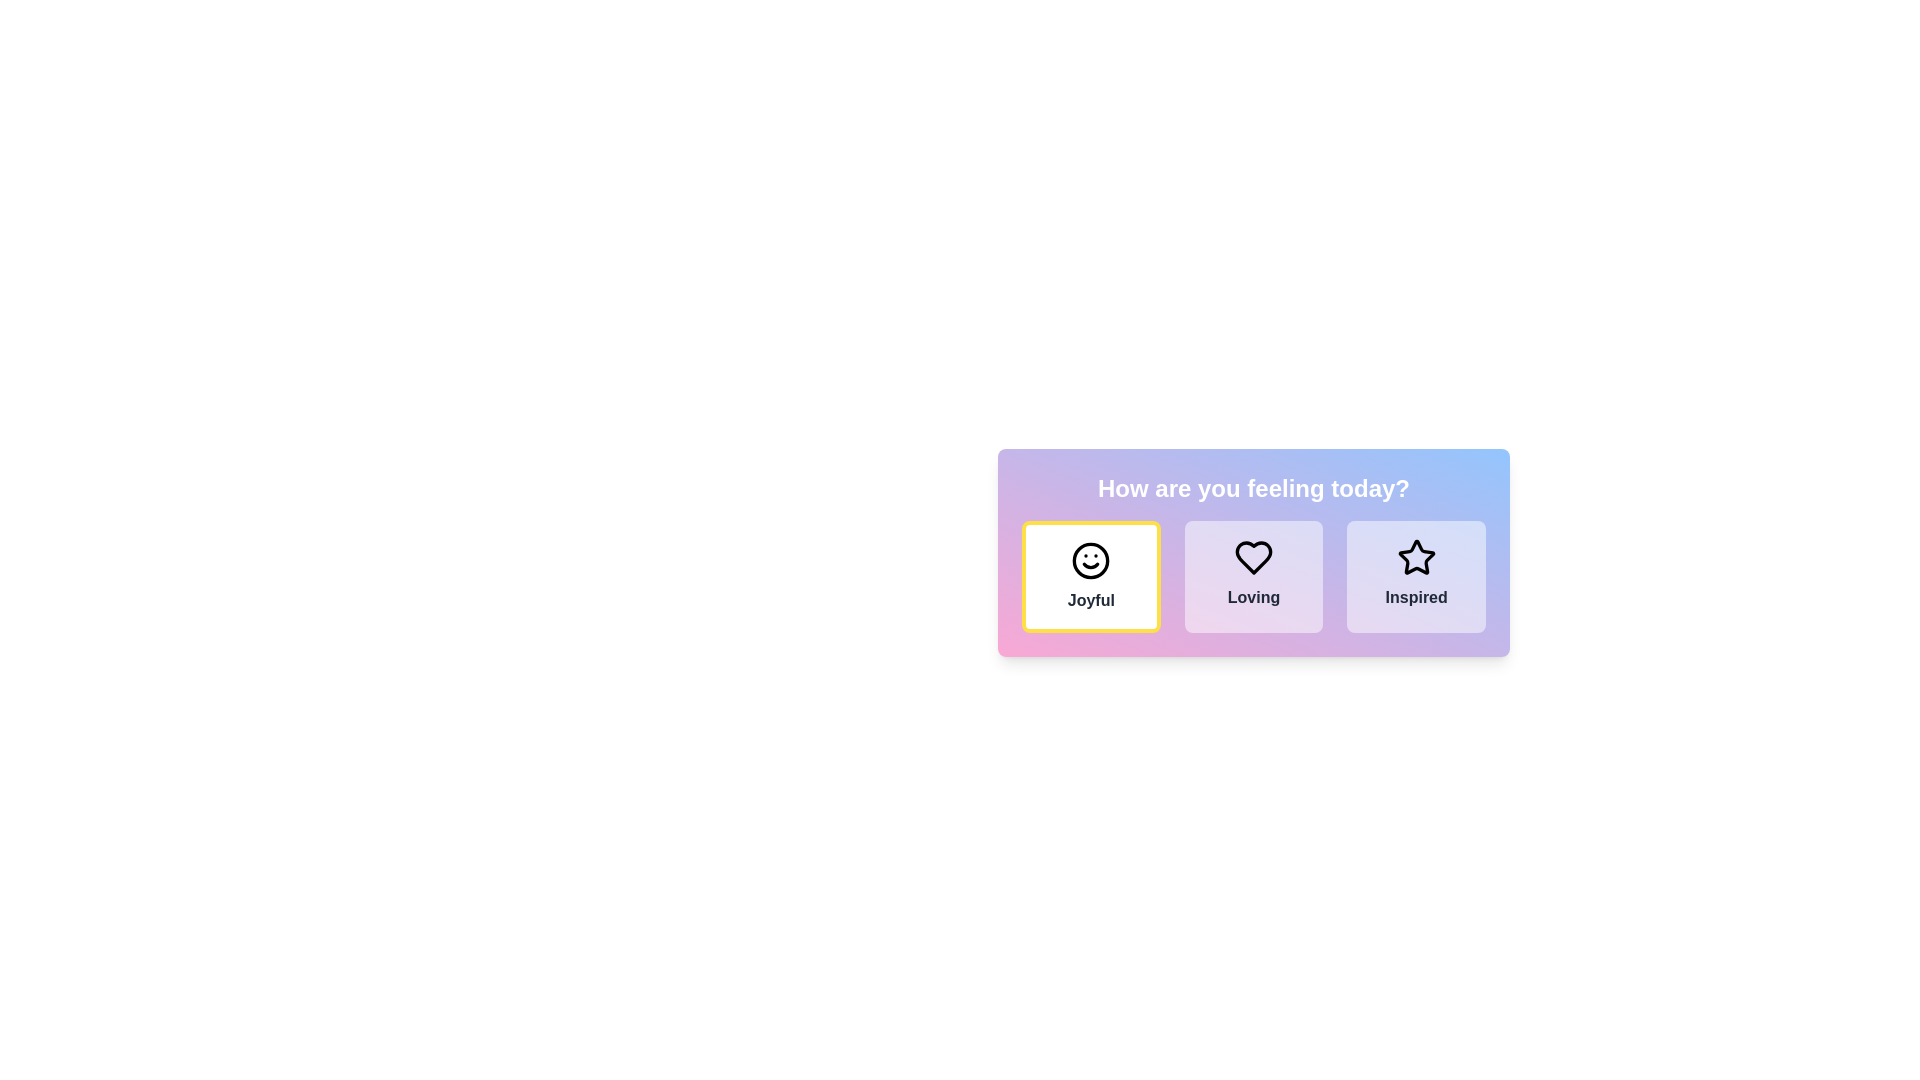  I want to click on the 'Loving' button, which features a heart icon and is positioned between the 'Joyful' and 'Inspired' options under the query 'How are you feeling today?', so click(1252, 577).